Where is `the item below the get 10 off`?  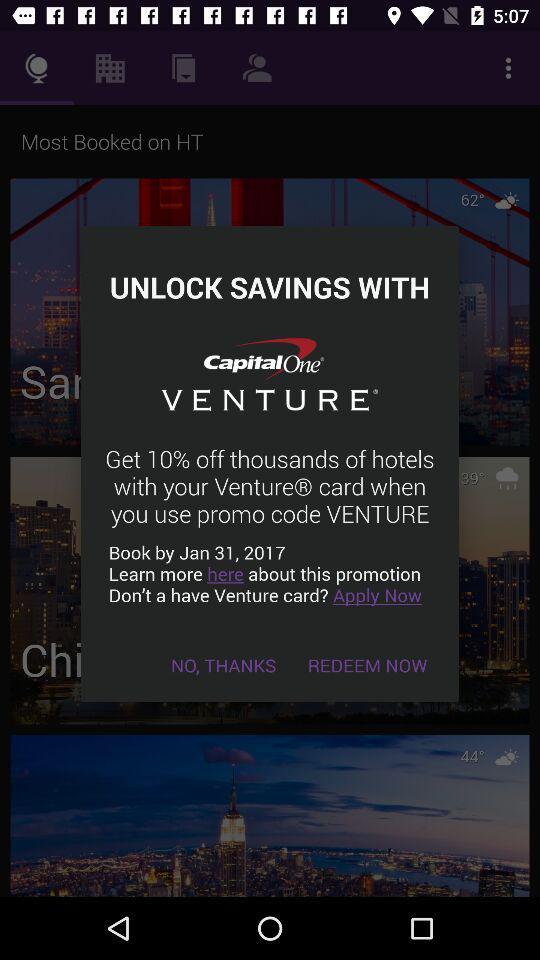 the item below the get 10 off is located at coordinates (270, 573).